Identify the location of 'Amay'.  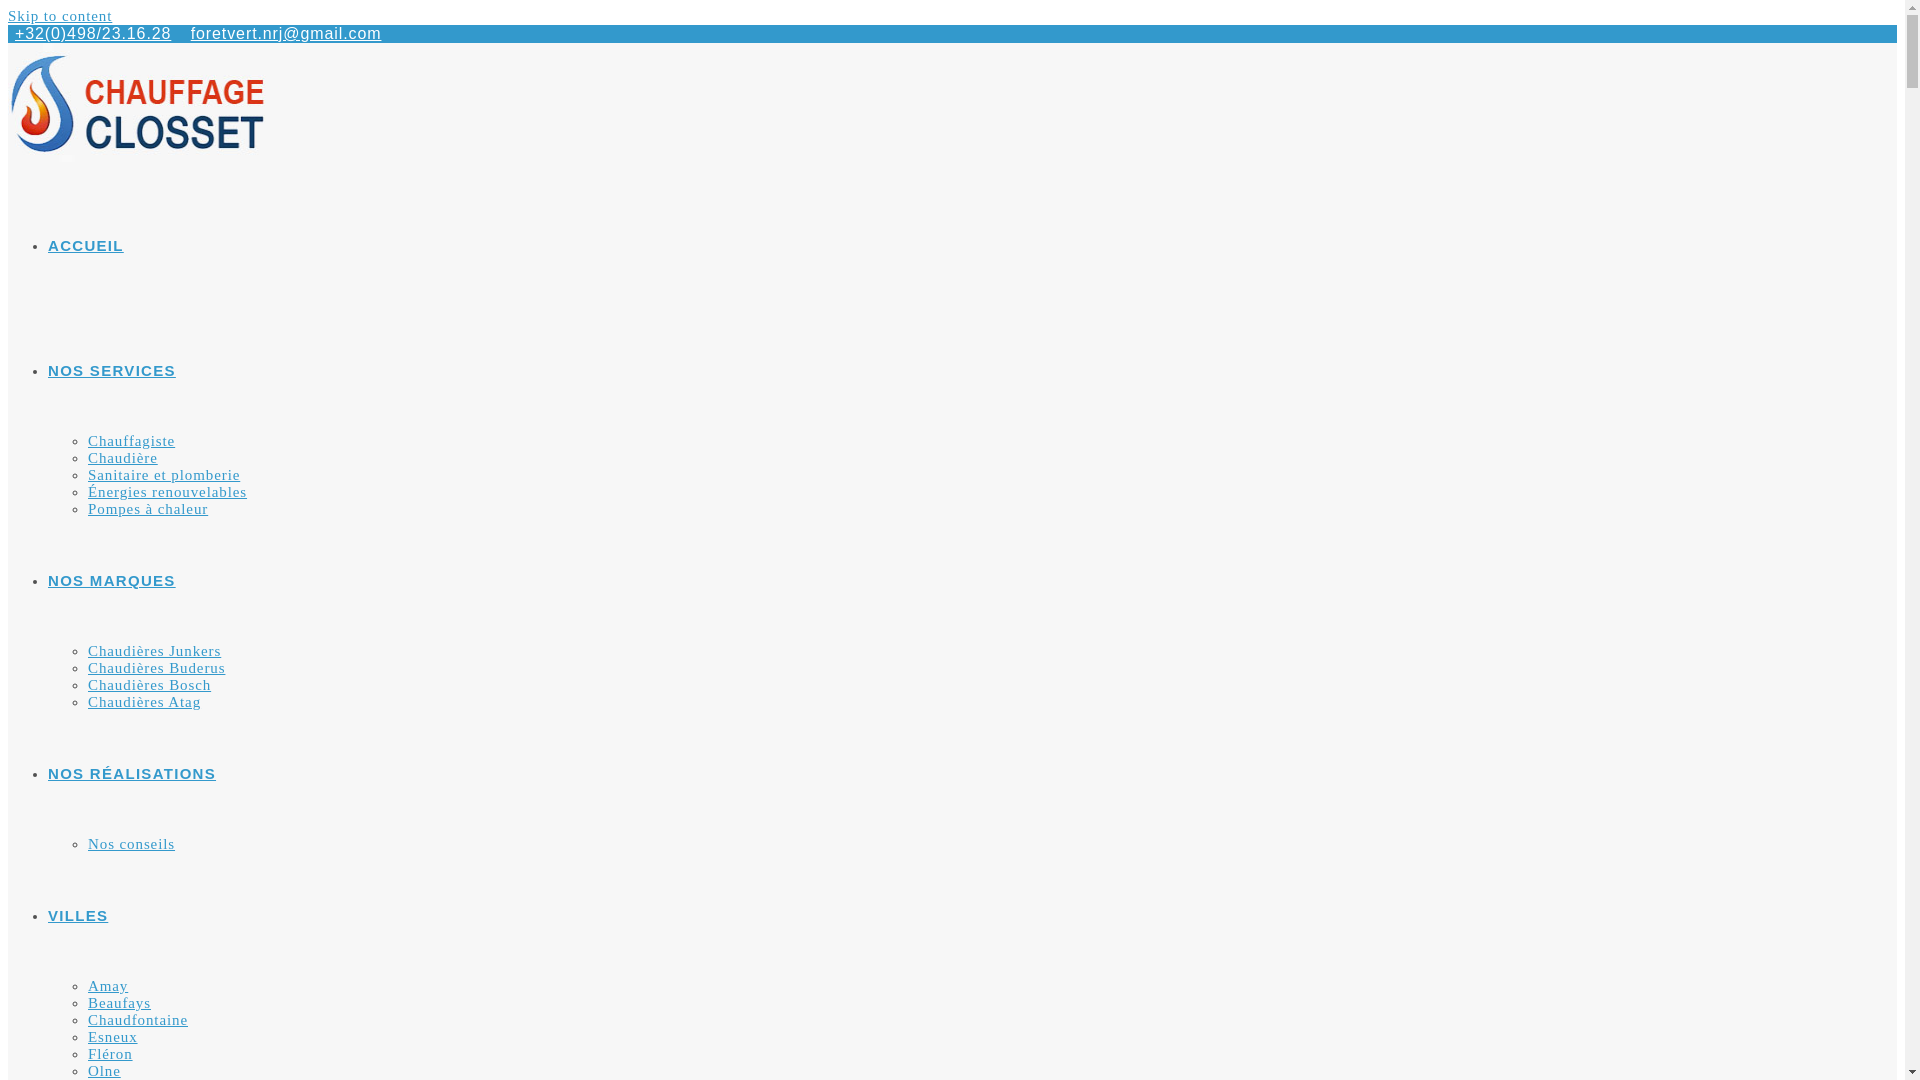
(106, 985).